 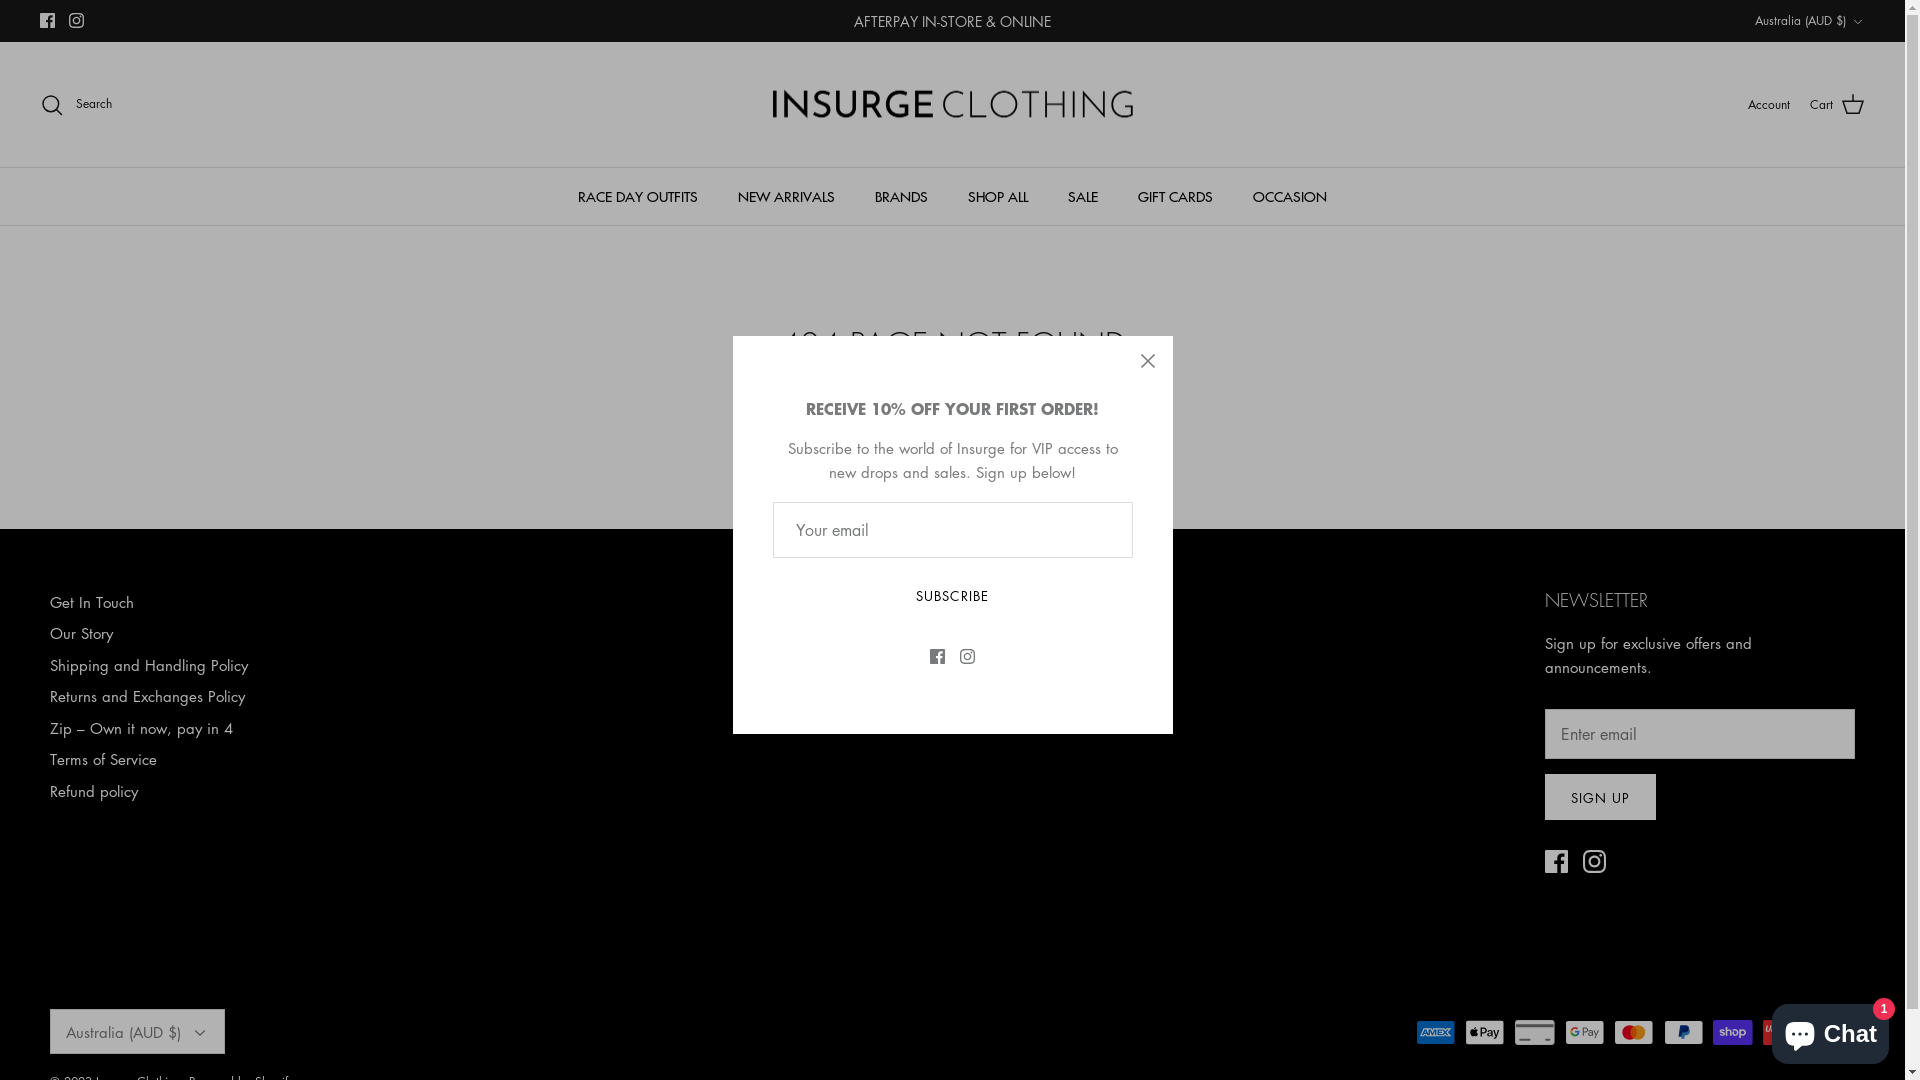 I want to click on 'Our Story', so click(x=80, y=632).